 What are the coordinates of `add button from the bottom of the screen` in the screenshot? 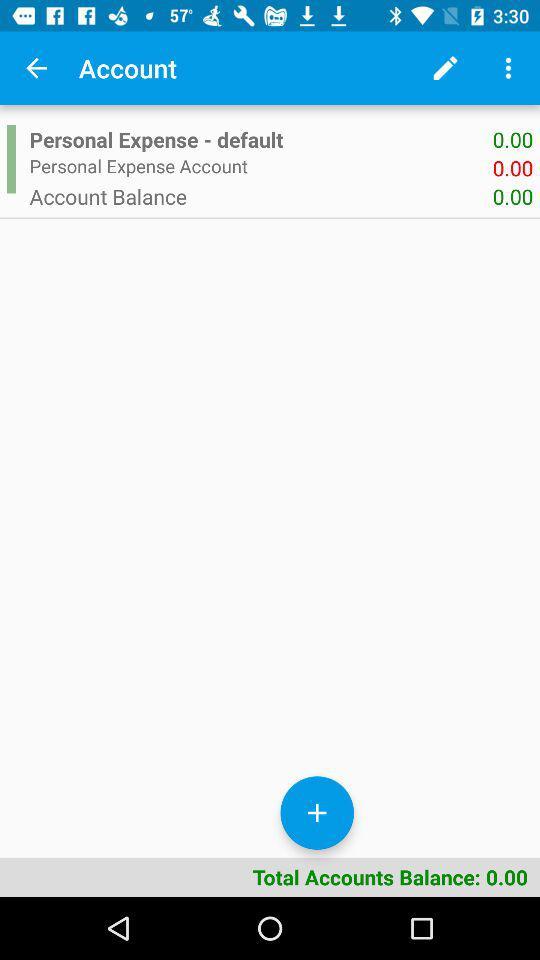 It's located at (317, 813).